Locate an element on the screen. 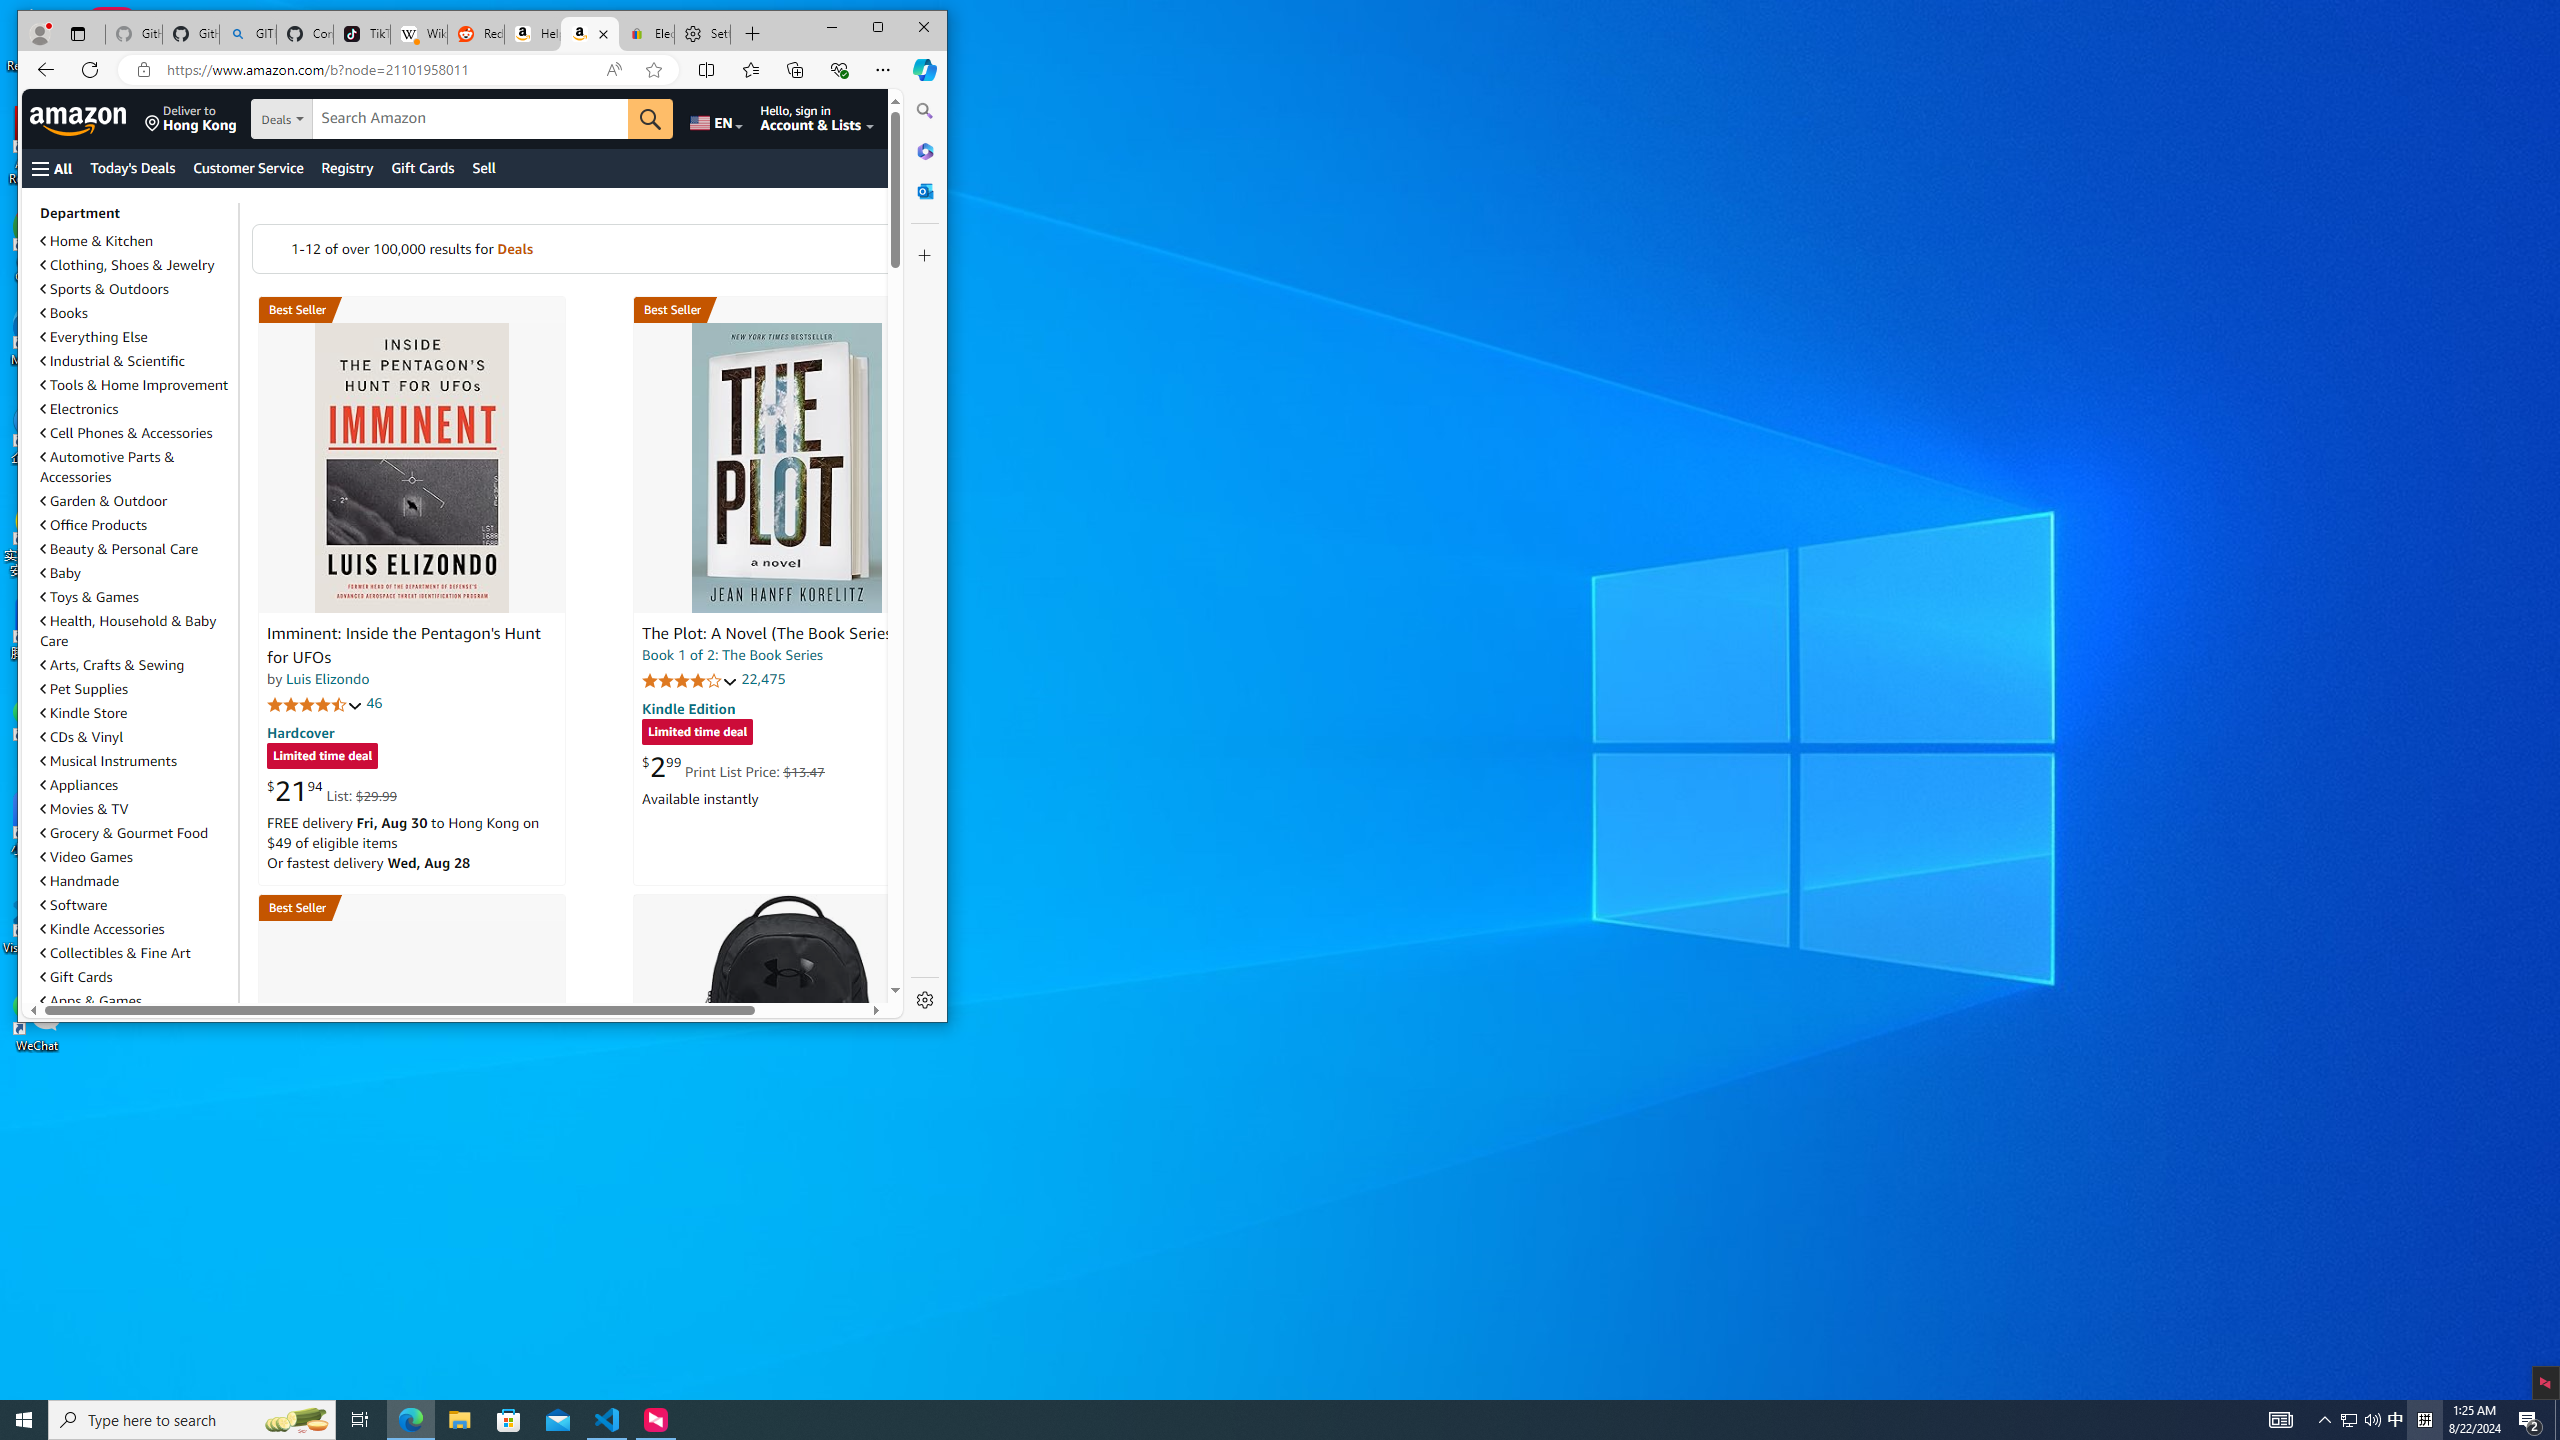 The height and width of the screenshot is (1440, 2560). 'Wikipedia, the free encyclopedia' is located at coordinates (417, 34).